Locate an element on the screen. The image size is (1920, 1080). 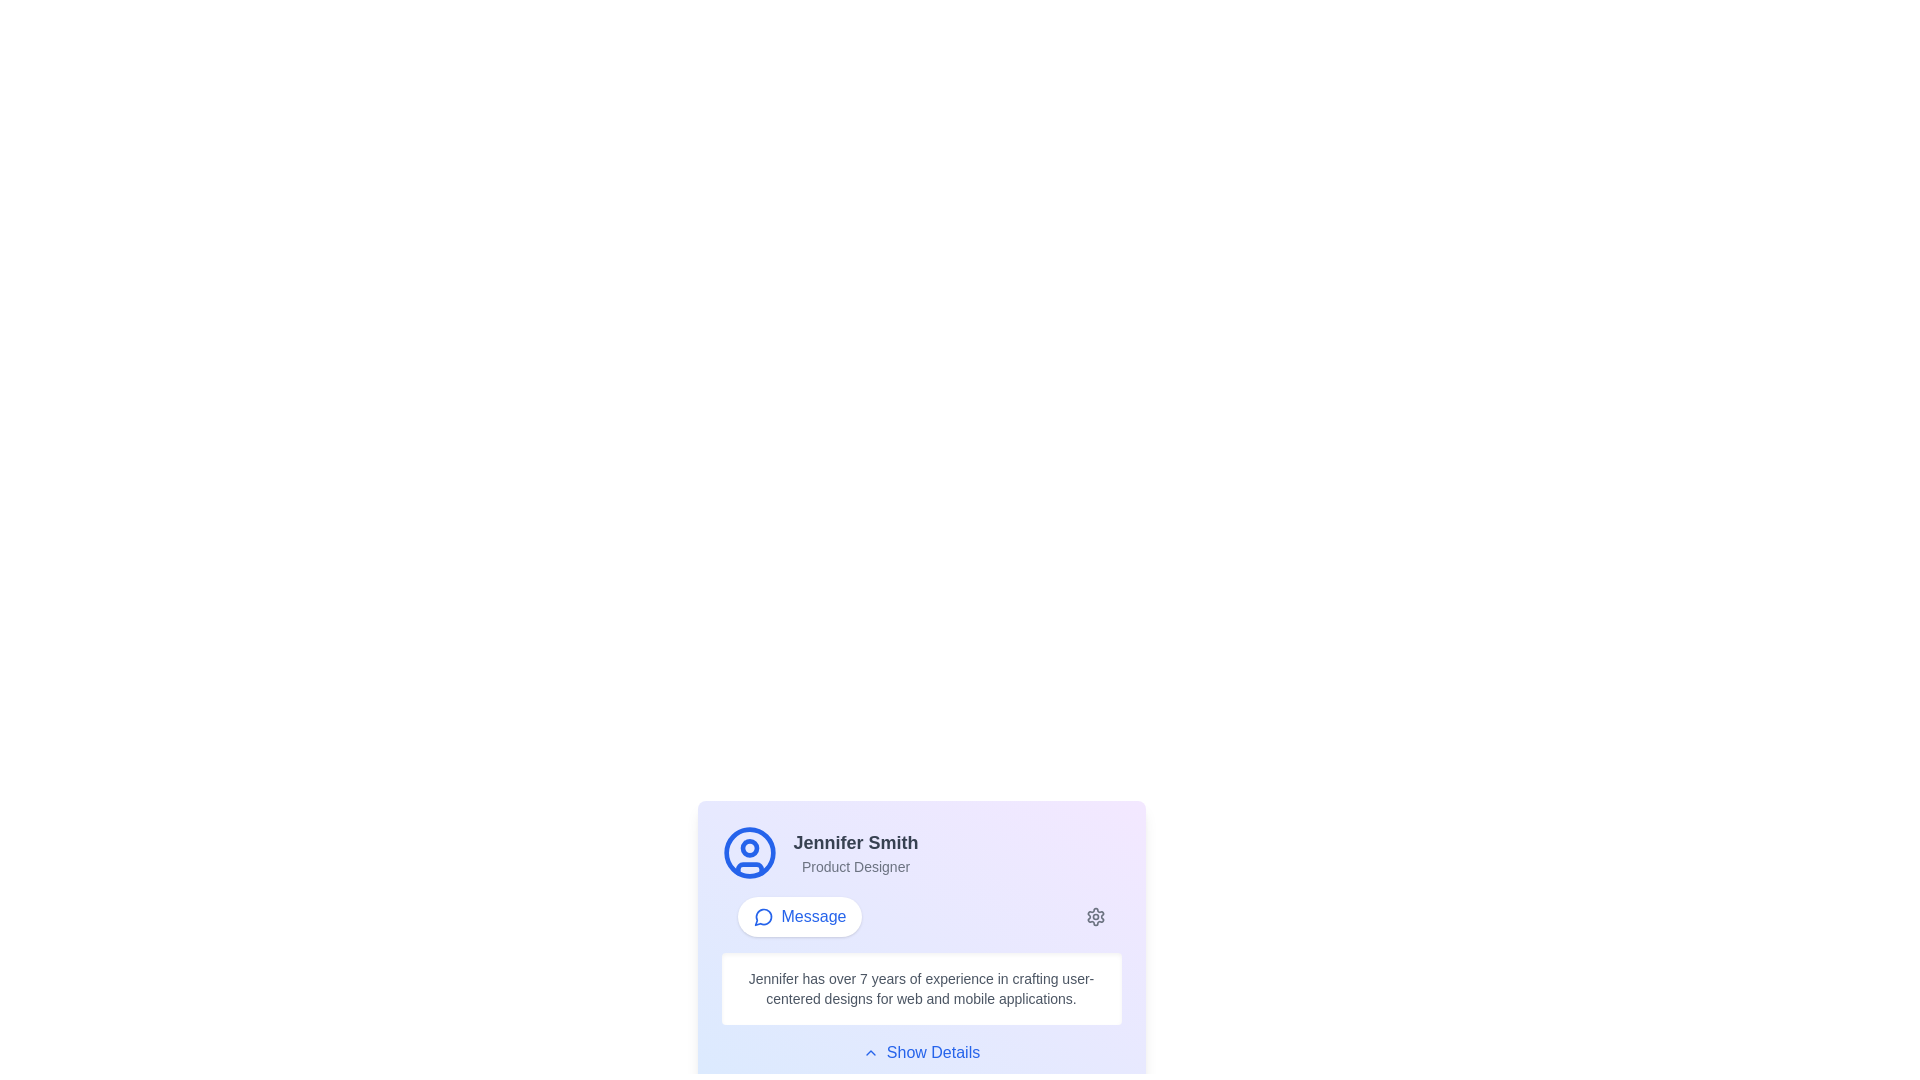
the Settings Icon, which is a cog or gear-like icon located in the bottom-right corner of the user profile card interface, next to a descriptive text block is located at coordinates (1094, 917).